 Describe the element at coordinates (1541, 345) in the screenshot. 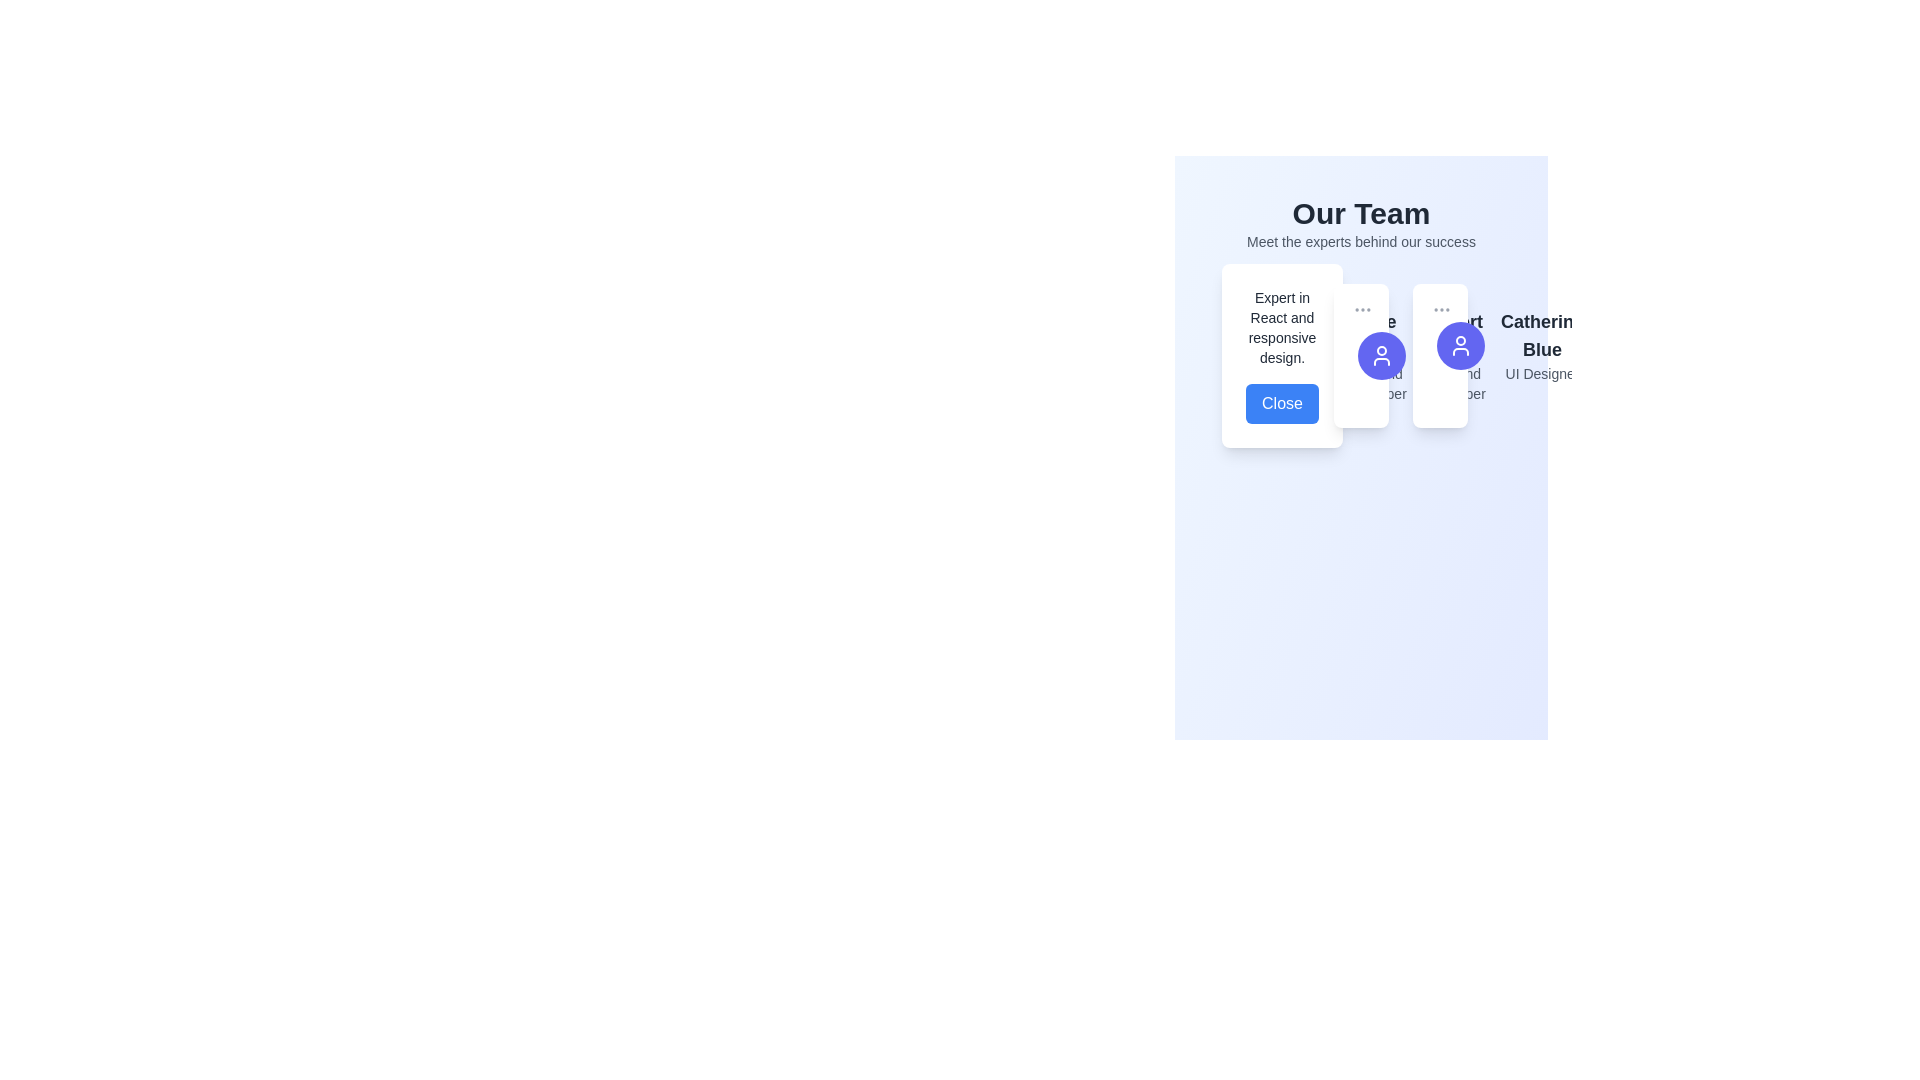

I see `text label introducing 'Catherine Blue' as a UI Designer, located in the upper-right quadrant of the card-like structure in the 'Meet the experts behind our success' section, positioned to the right of a blue-colored circular icon` at that location.